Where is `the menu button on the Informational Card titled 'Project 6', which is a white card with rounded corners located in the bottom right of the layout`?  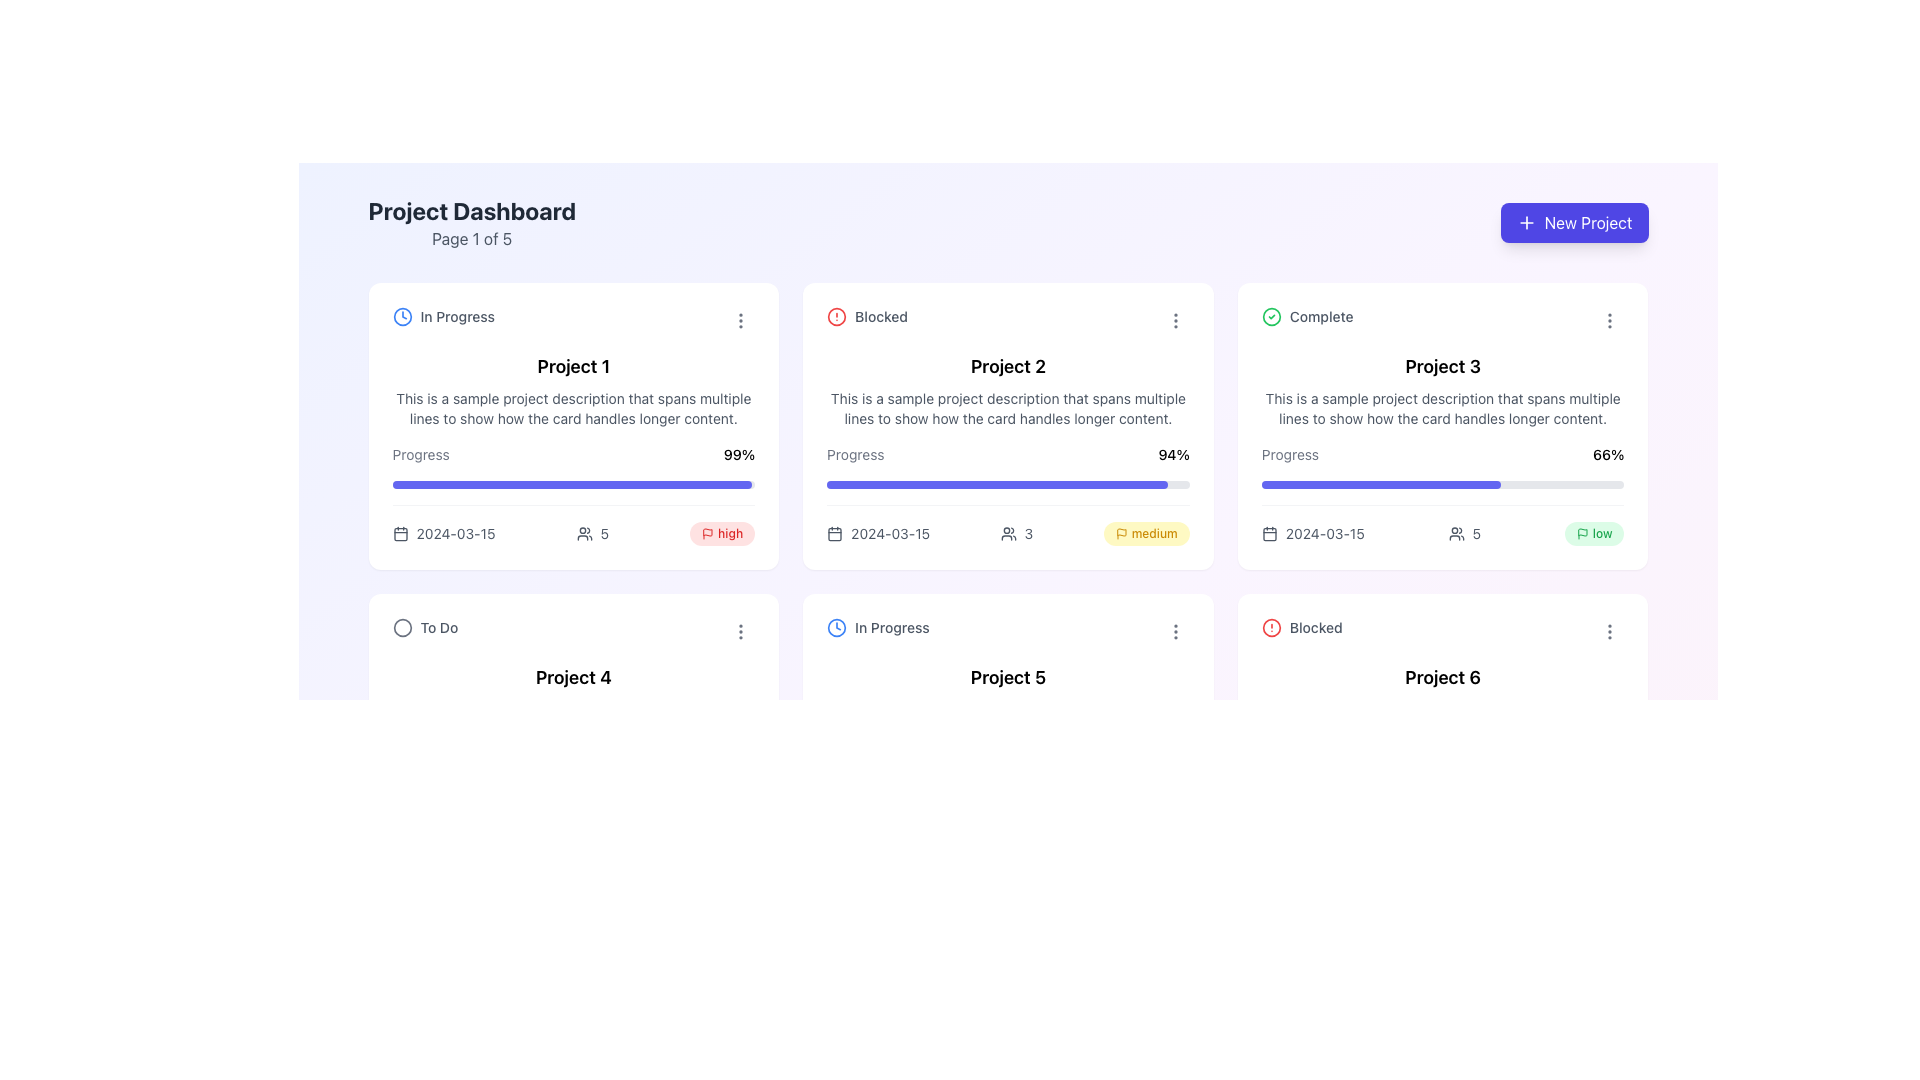
the menu button on the Informational Card titled 'Project 6', which is a white card with rounded corners located in the bottom right of the layout is located at coordinates (1443, 737).